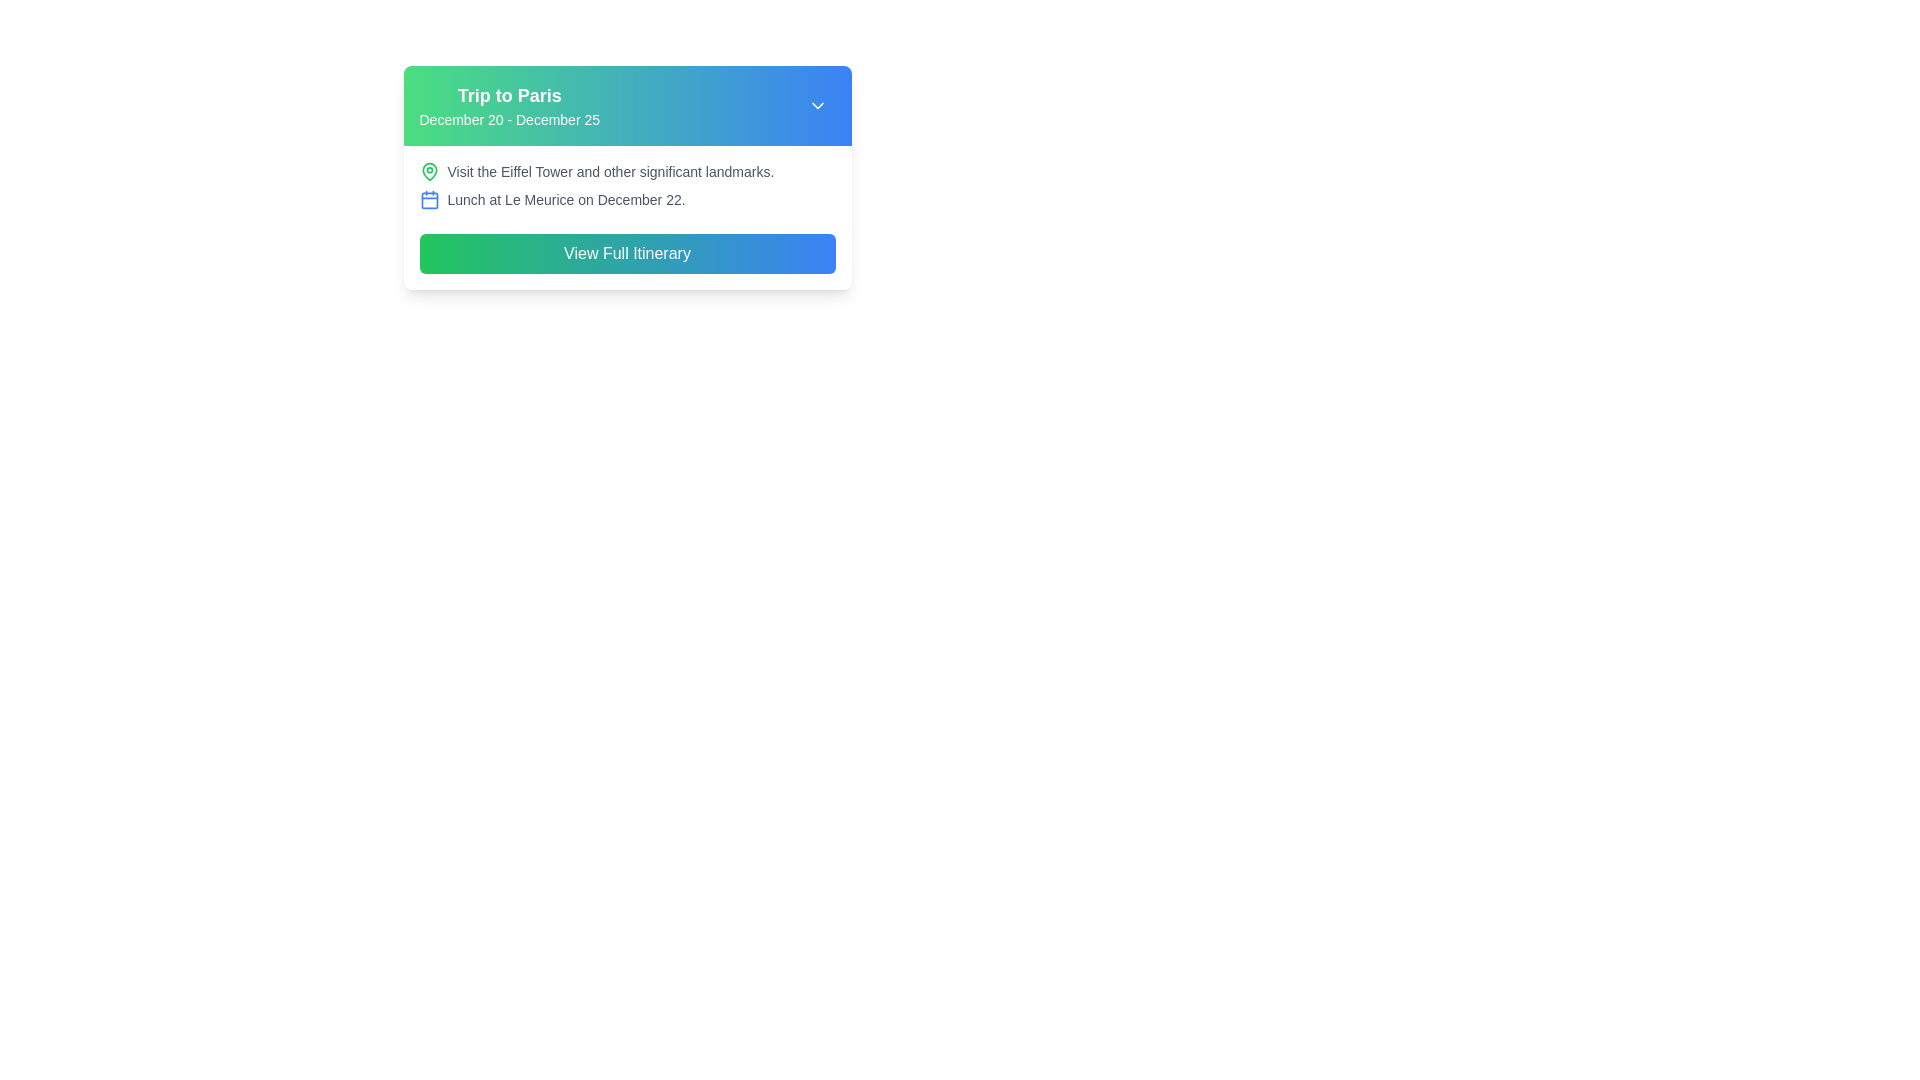 The image size is (1920, 1080). What do you see at coordinates (428, 200) in the screenshot?
I see `the blue calendar icon next to the text 'Lunch at Le Meurice on December 22.' in the list of planned activities` at bounding box center [428, 200].